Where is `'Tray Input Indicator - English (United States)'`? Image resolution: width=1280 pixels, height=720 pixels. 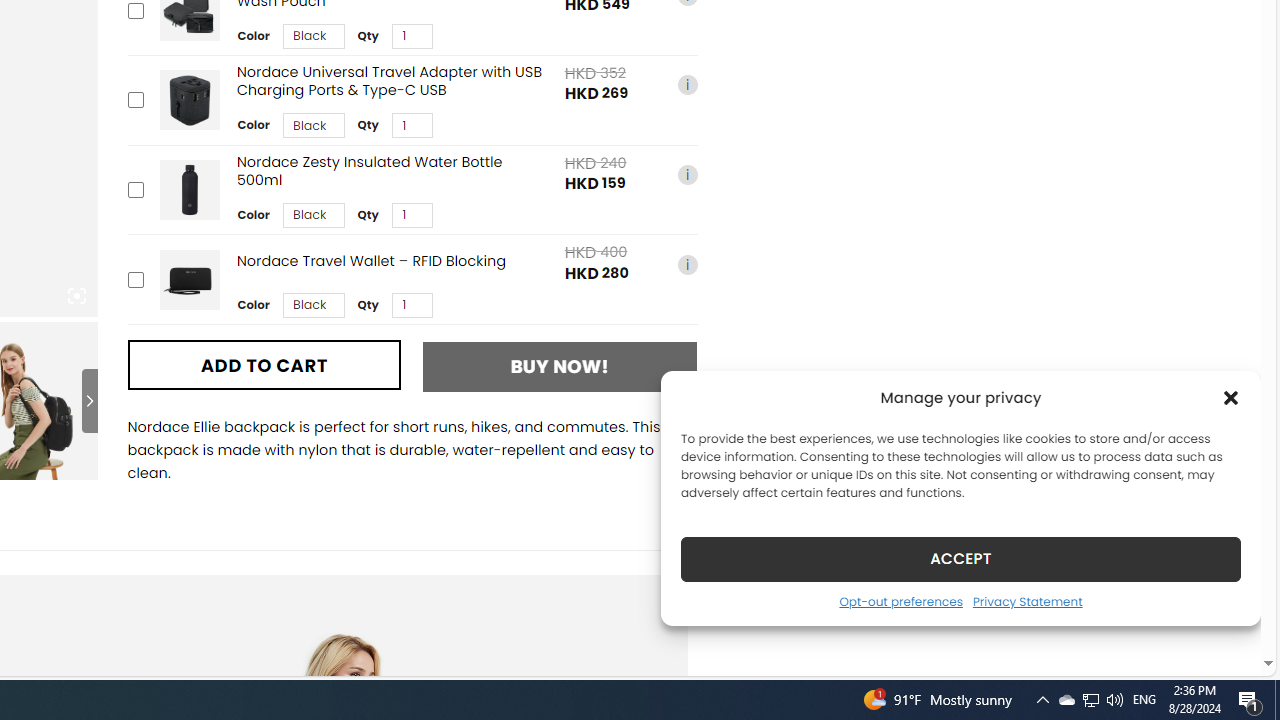 'Tray Input Indicator - English (United States)' is located at coordinates (1144, 698).